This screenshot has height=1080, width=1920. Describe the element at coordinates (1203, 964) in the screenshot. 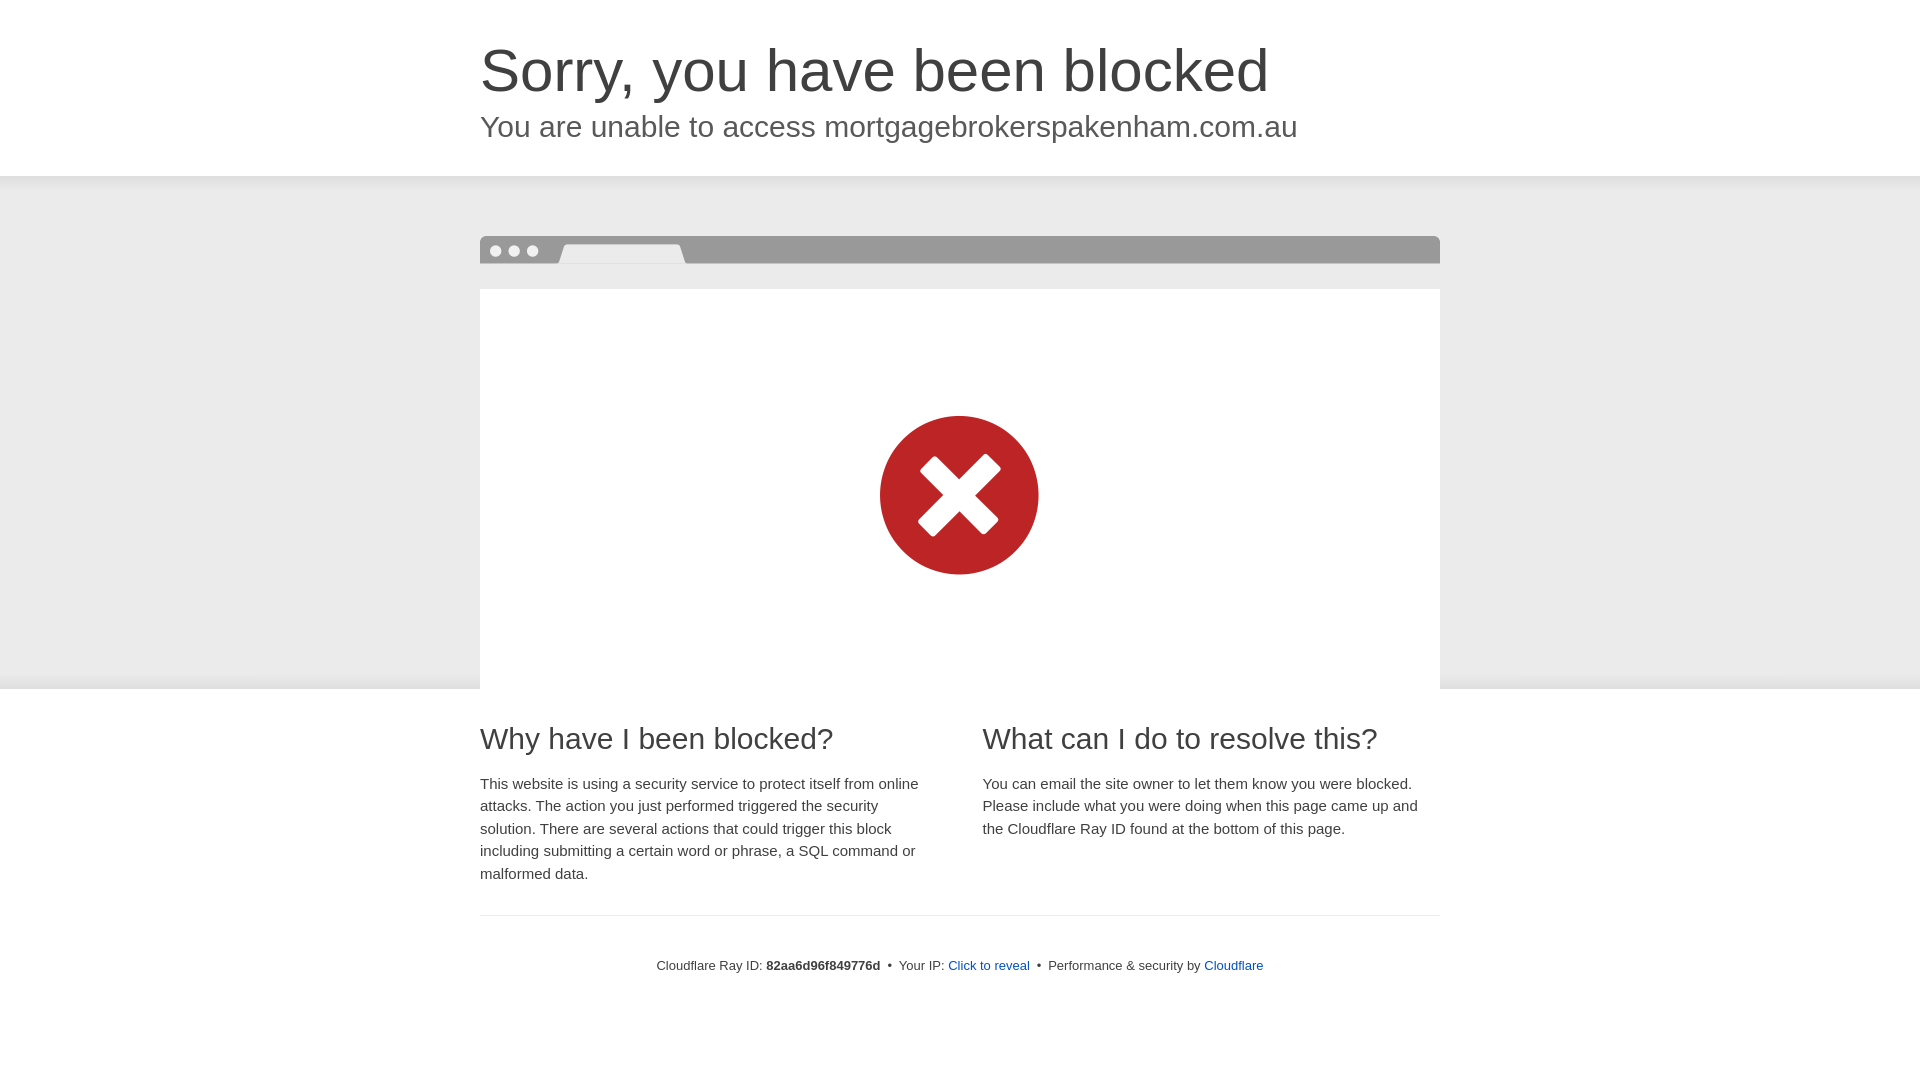

I see `'Cloudflare'` at that location.